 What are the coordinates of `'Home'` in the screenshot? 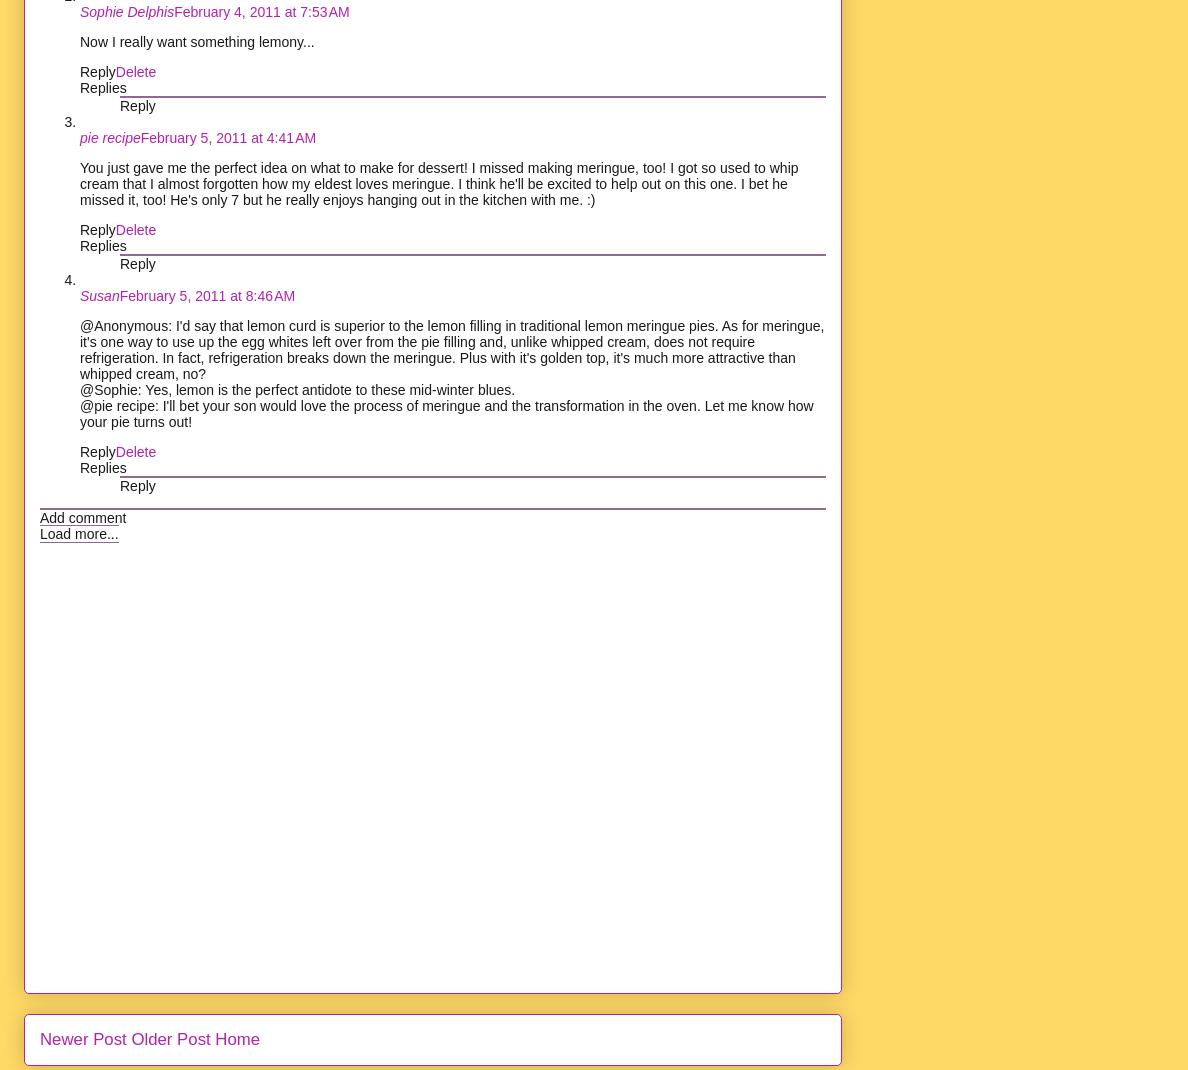 It's located at (236, 1038).